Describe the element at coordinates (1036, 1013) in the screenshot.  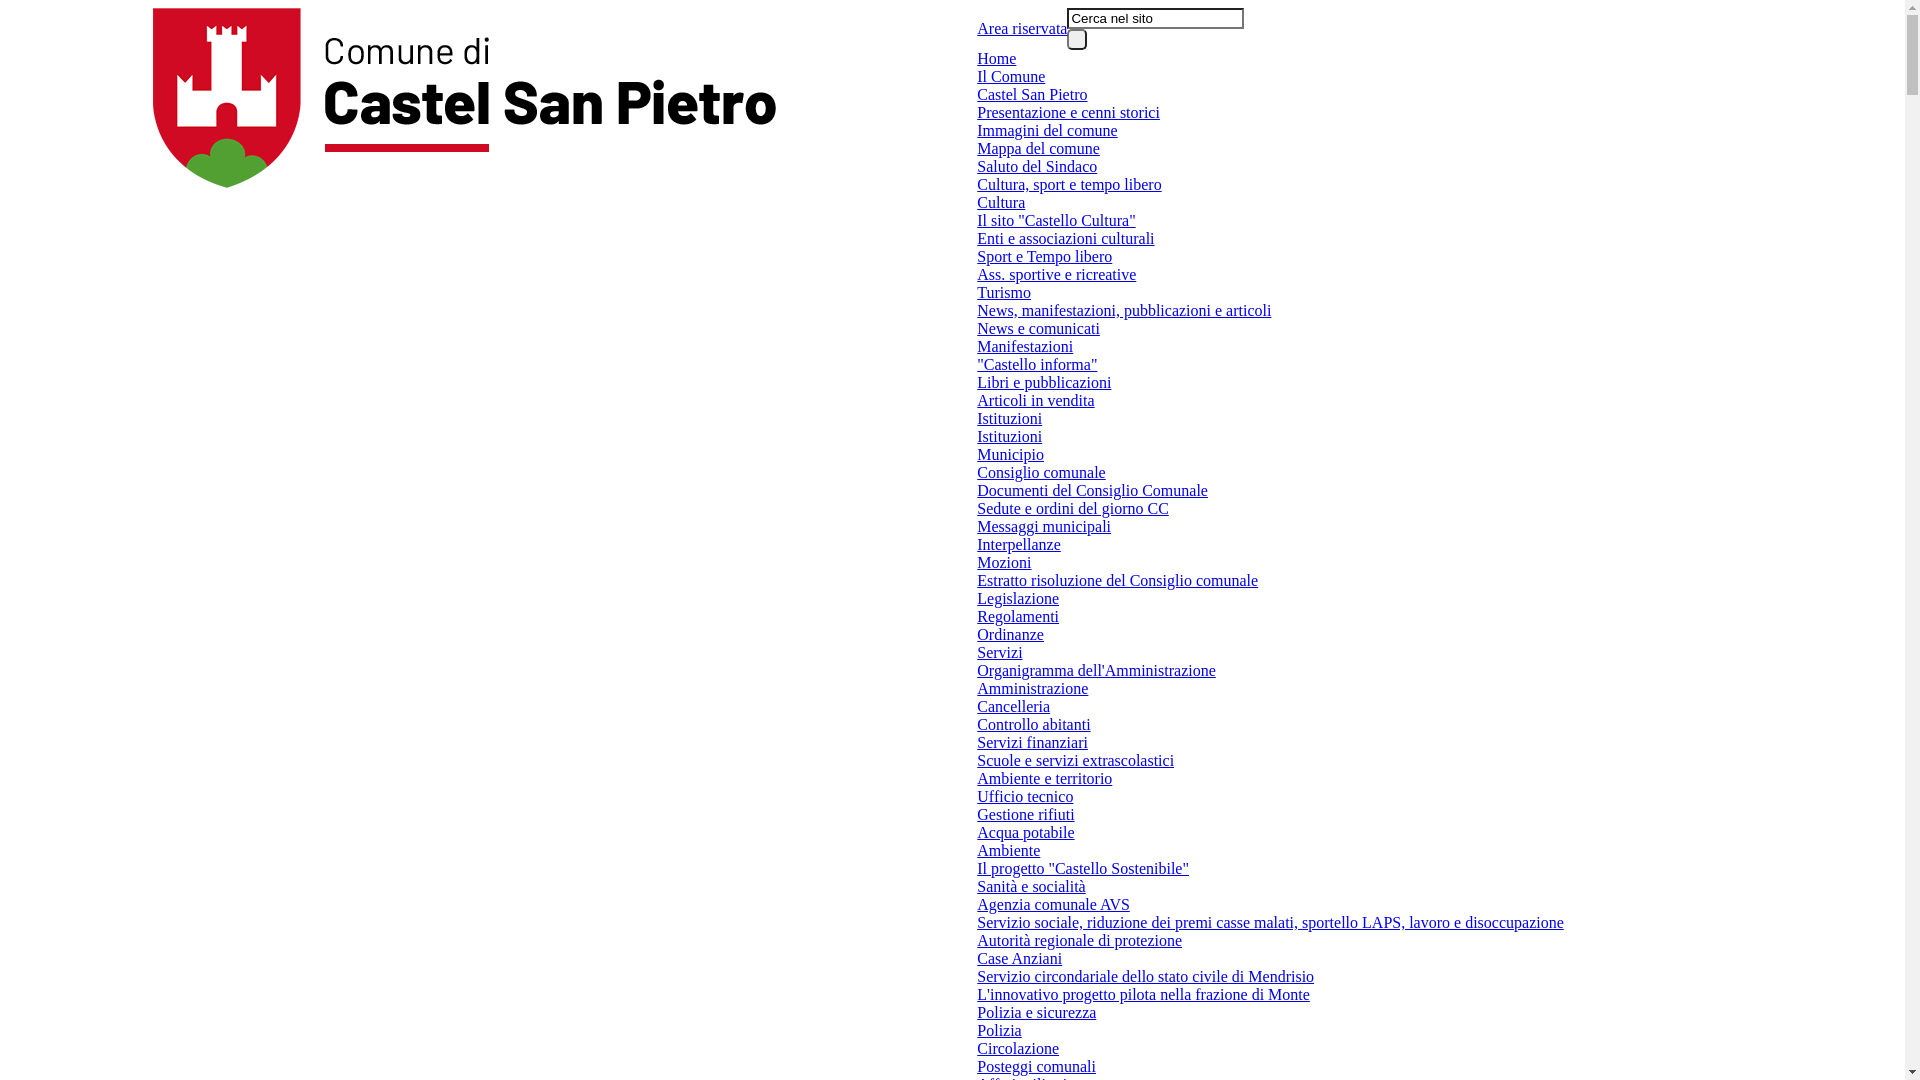
I see `'Polizia e sicurezza'` at that location.